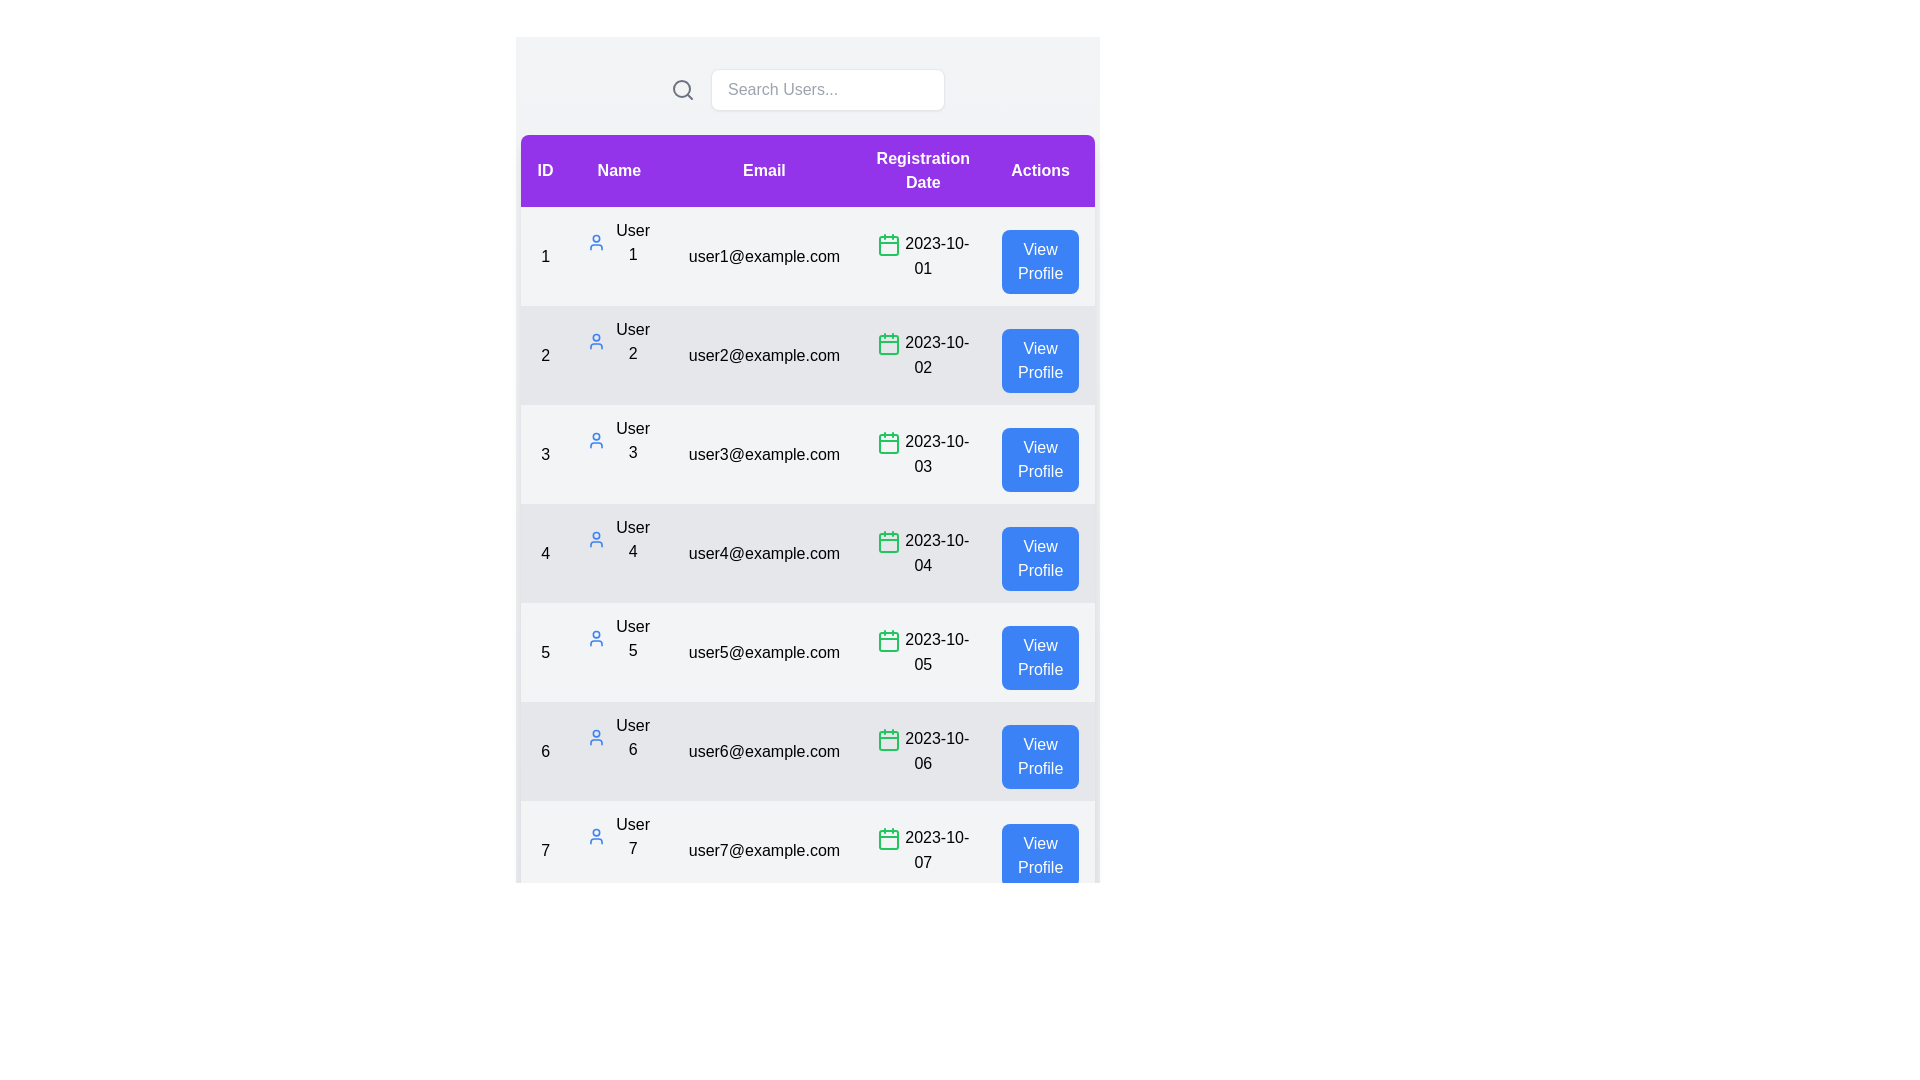  Describe the element at coordinates (595, 837) in the screenshot. I see `the user profile icon for user 7` at that location.